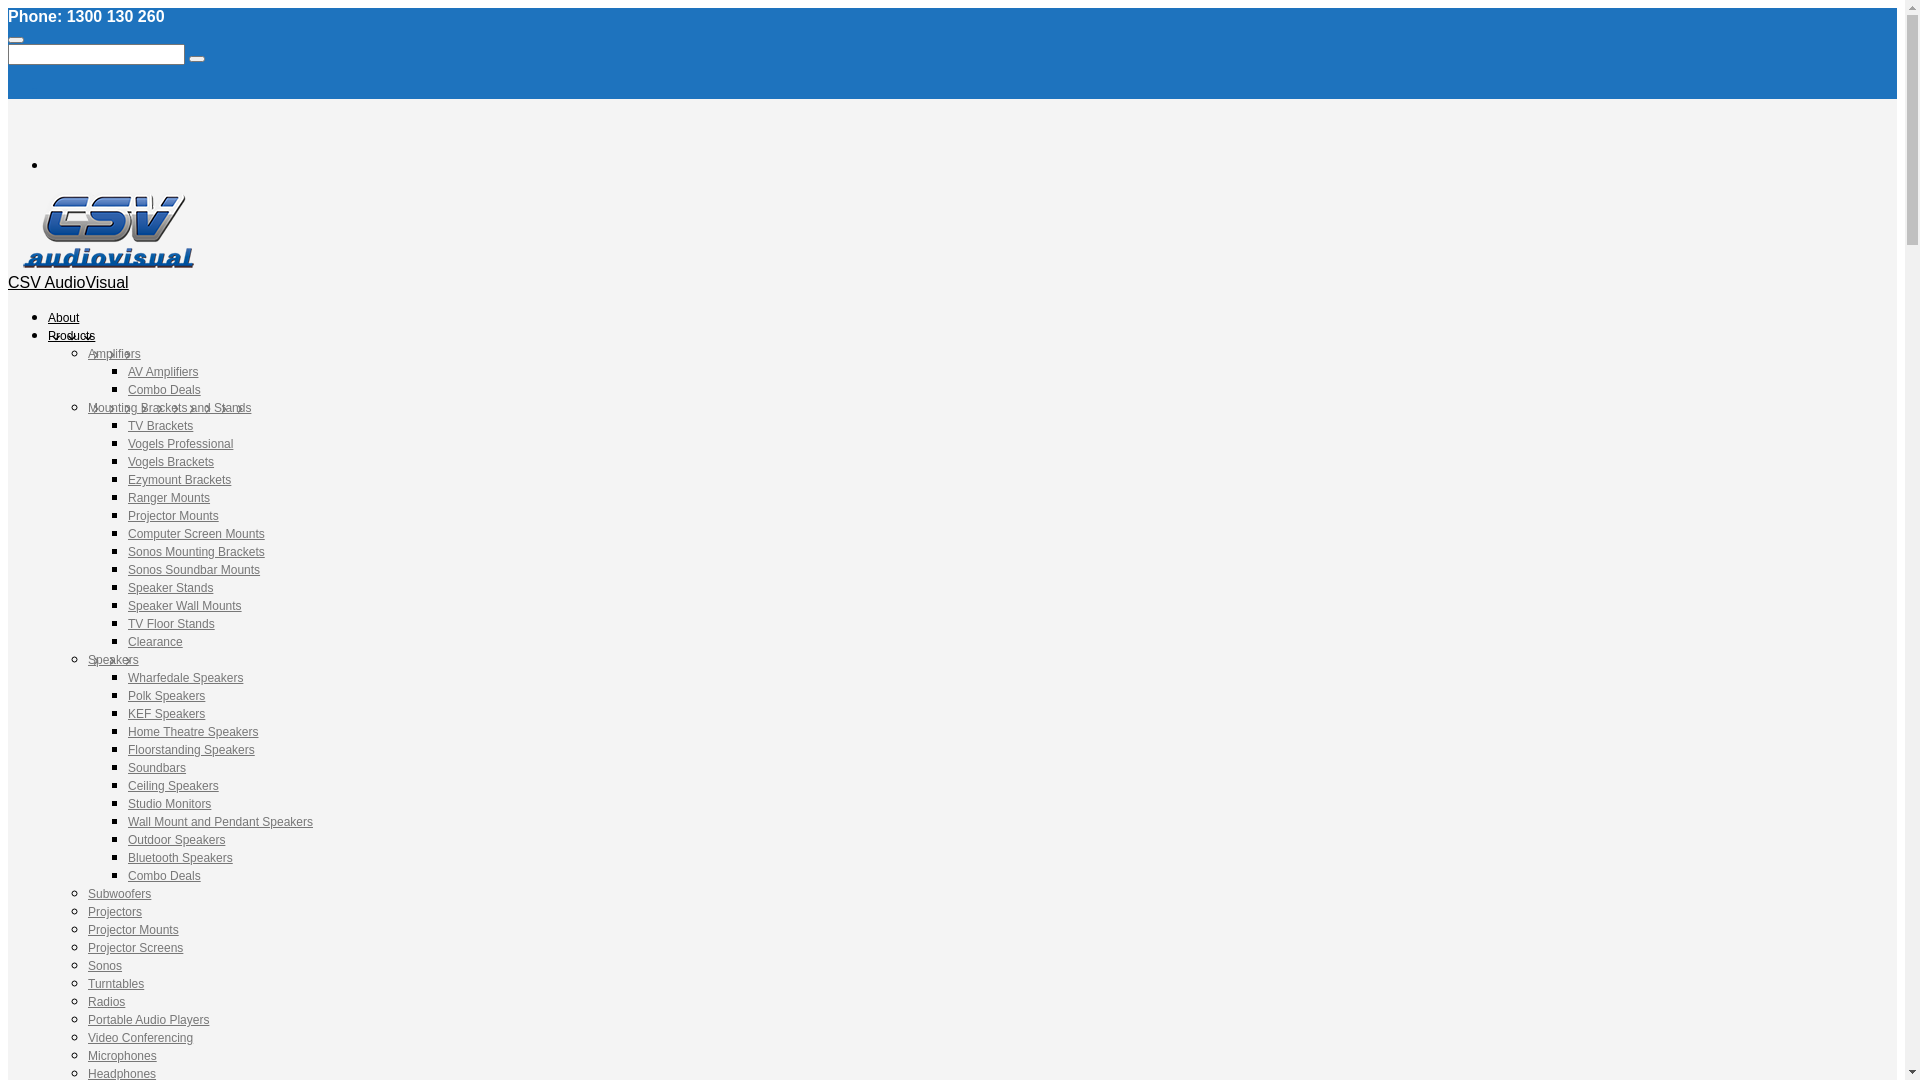  I want to click on 'Clearance', so click(154, 641).